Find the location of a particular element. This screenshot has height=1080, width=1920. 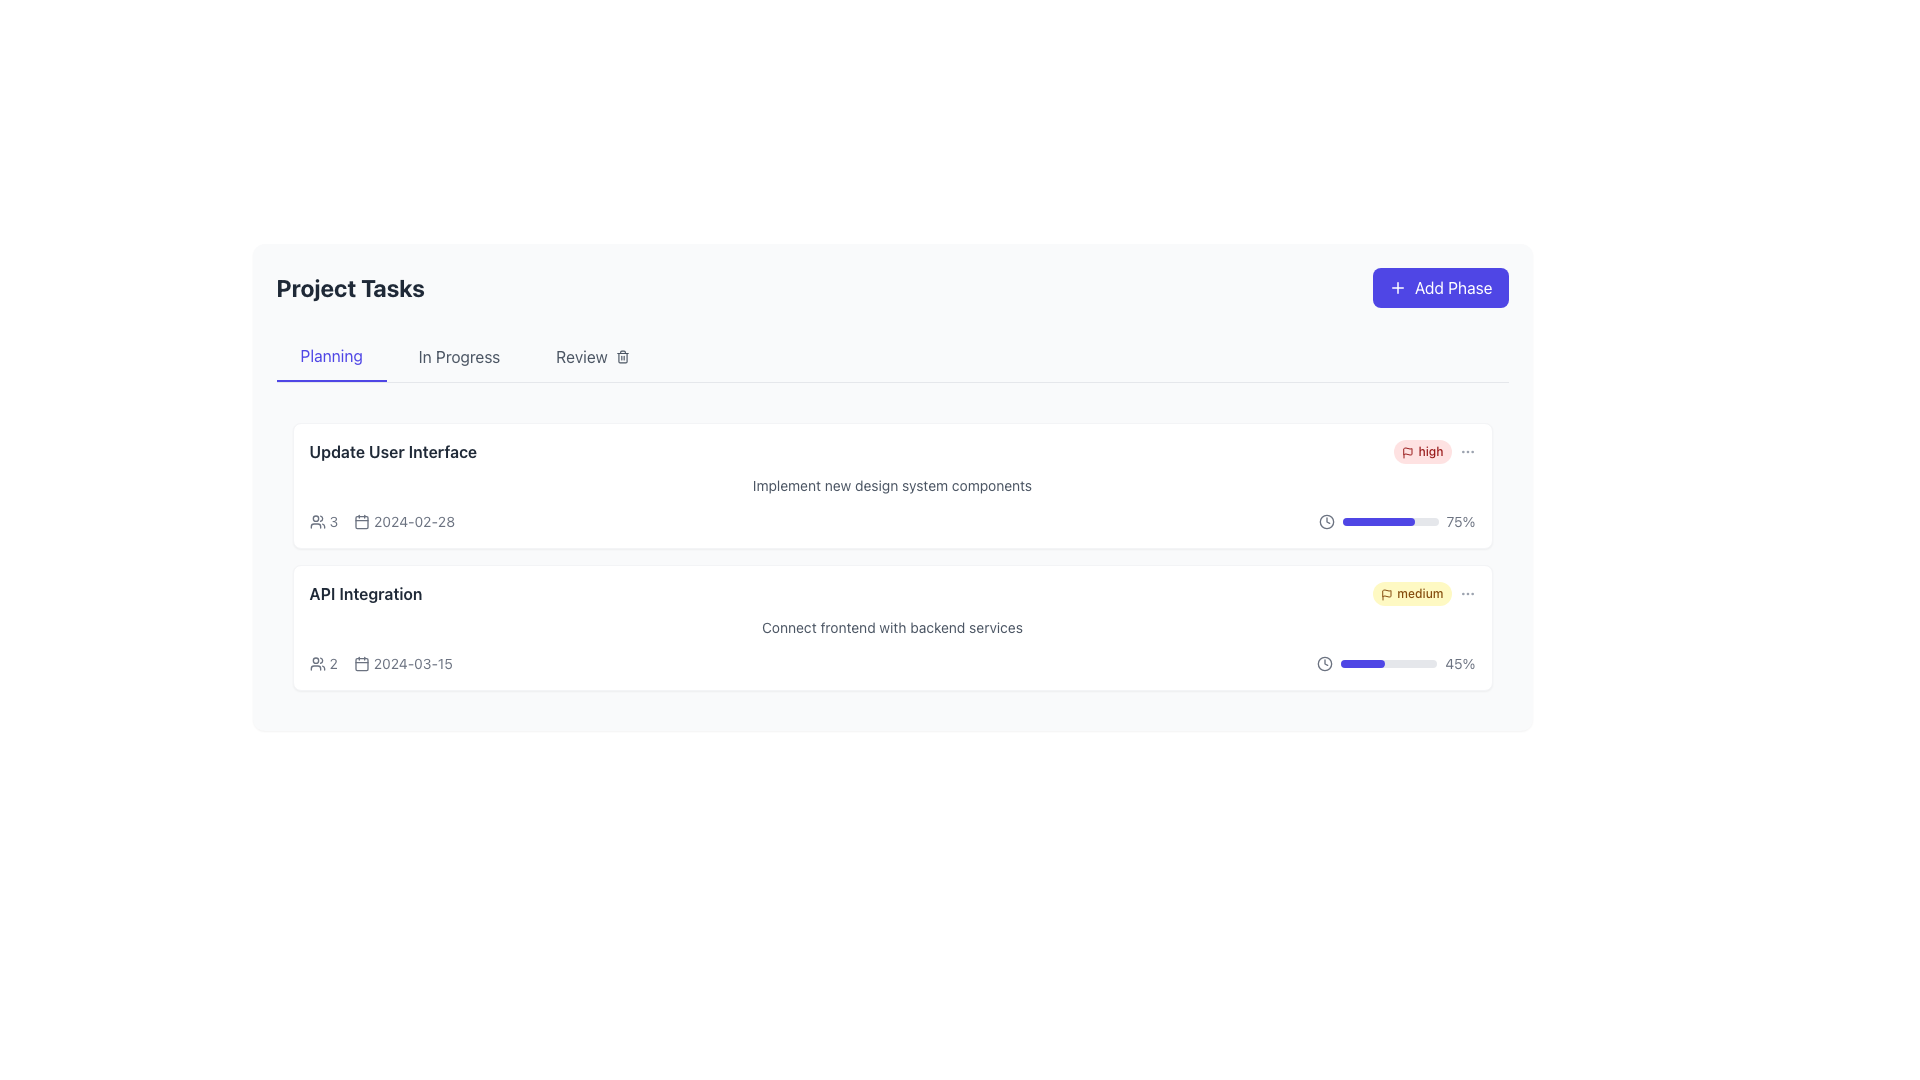

the icon located within the 'medium' label badge to the right of the 'API Integration' task row, positioned above the progress bar and below the task name is located at coordinates (1386, 593).